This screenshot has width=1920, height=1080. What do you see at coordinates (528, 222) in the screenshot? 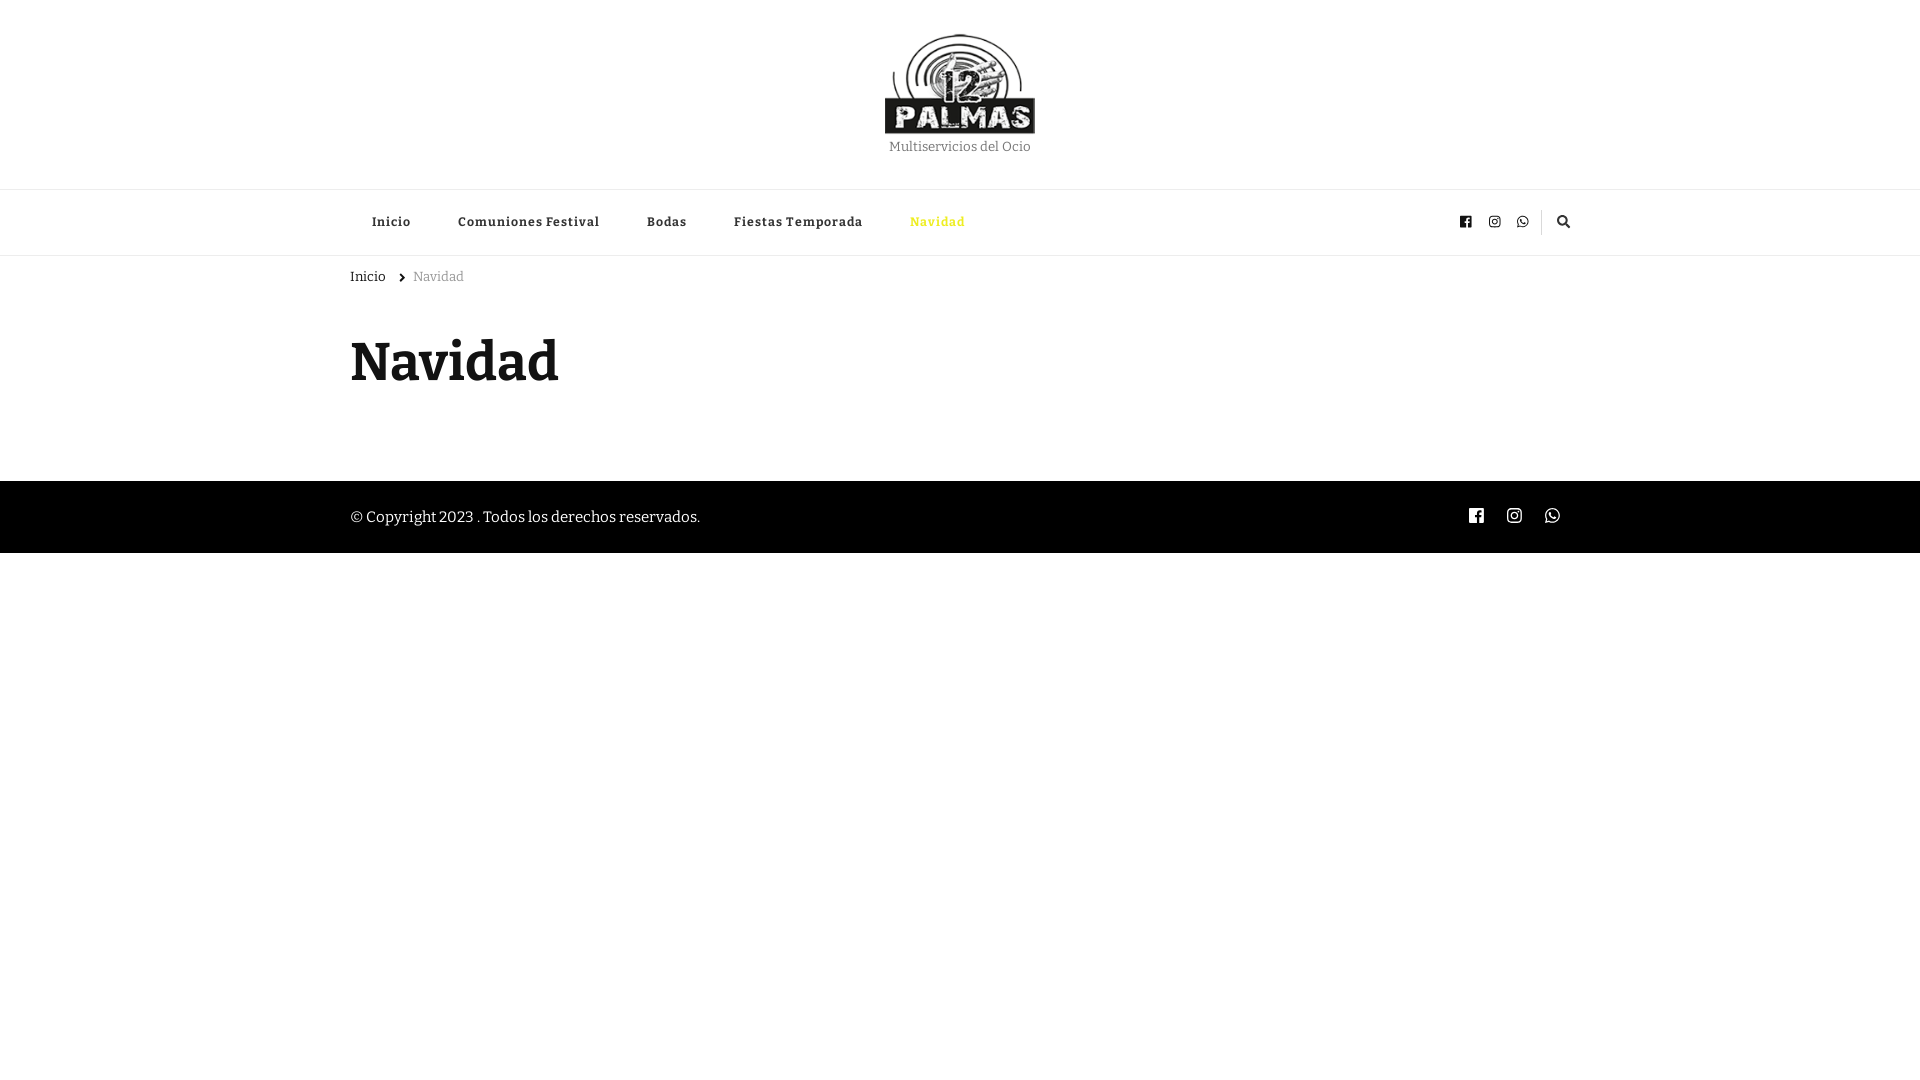
I see `'Comuniones Festival'` at bounding box center [528, 222].